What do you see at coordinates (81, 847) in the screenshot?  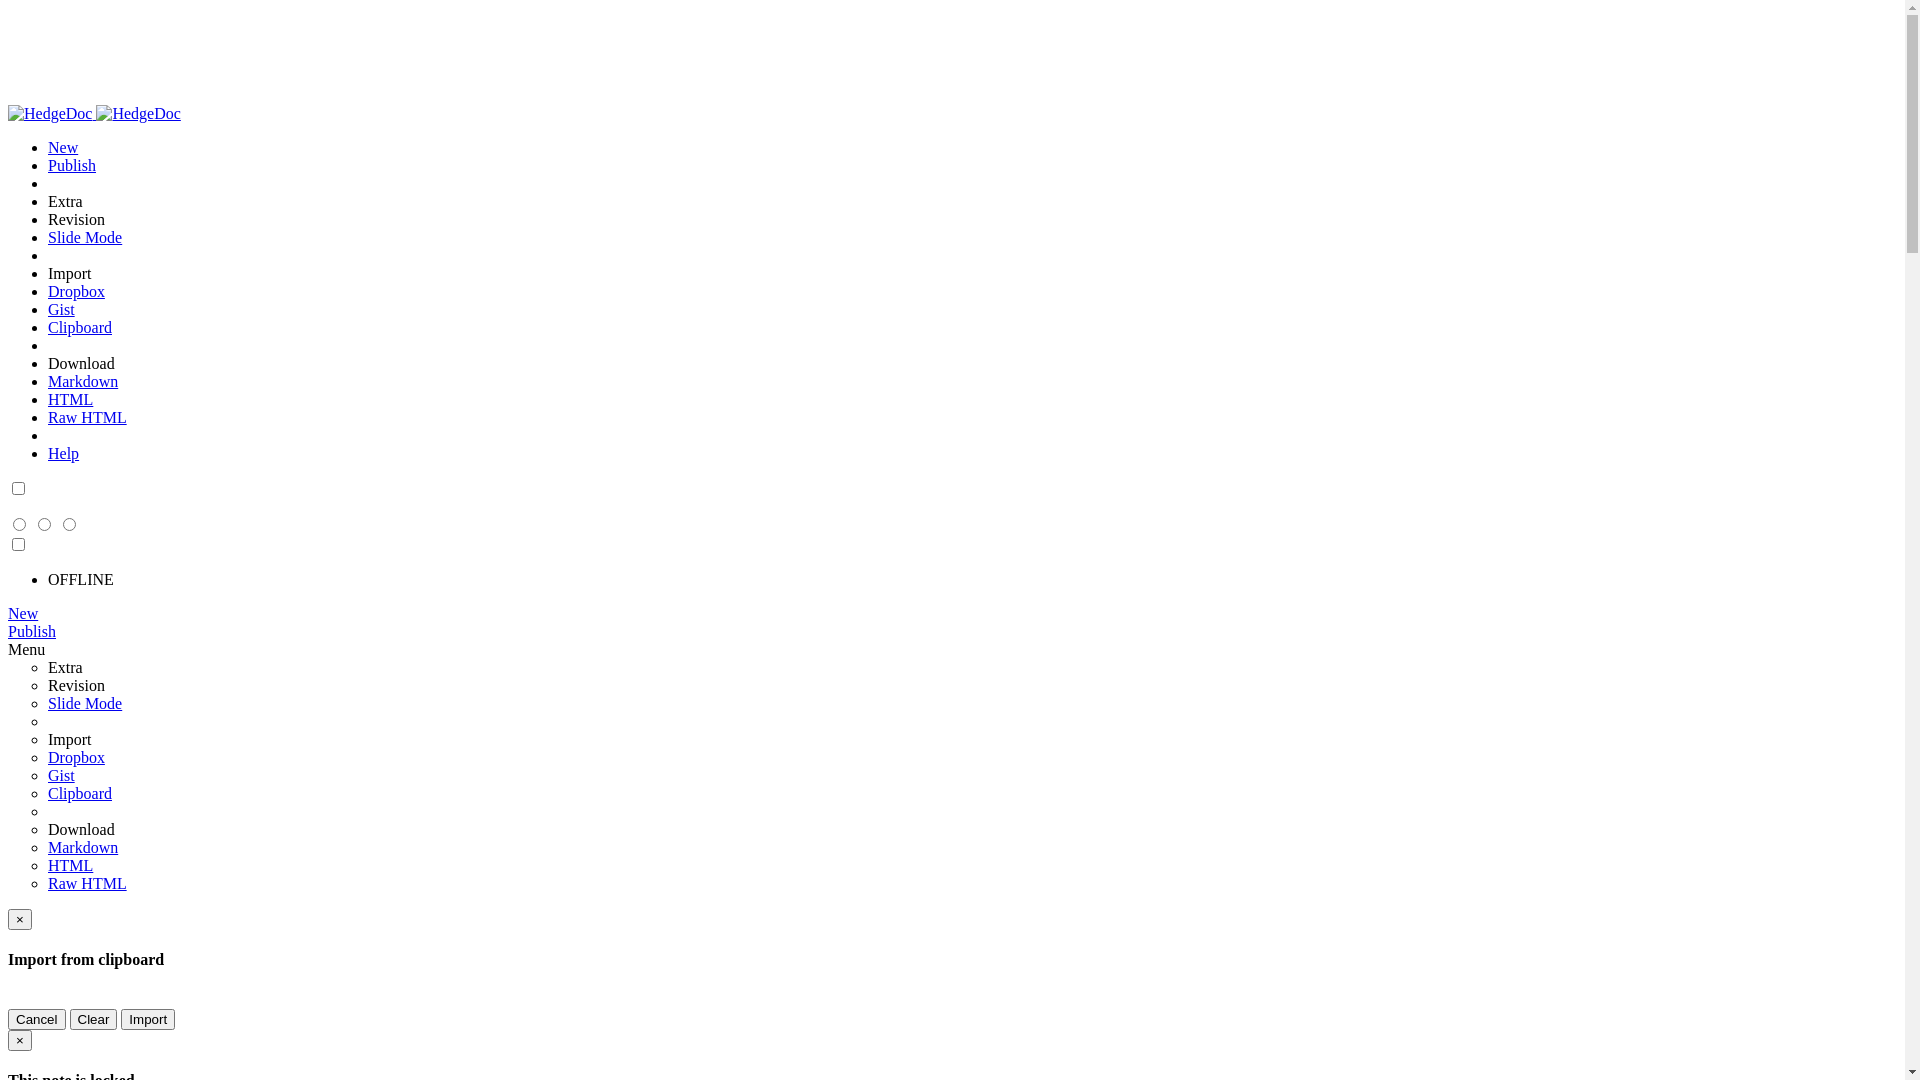 I see `'Markdown'` at bounding box center [81, 847].